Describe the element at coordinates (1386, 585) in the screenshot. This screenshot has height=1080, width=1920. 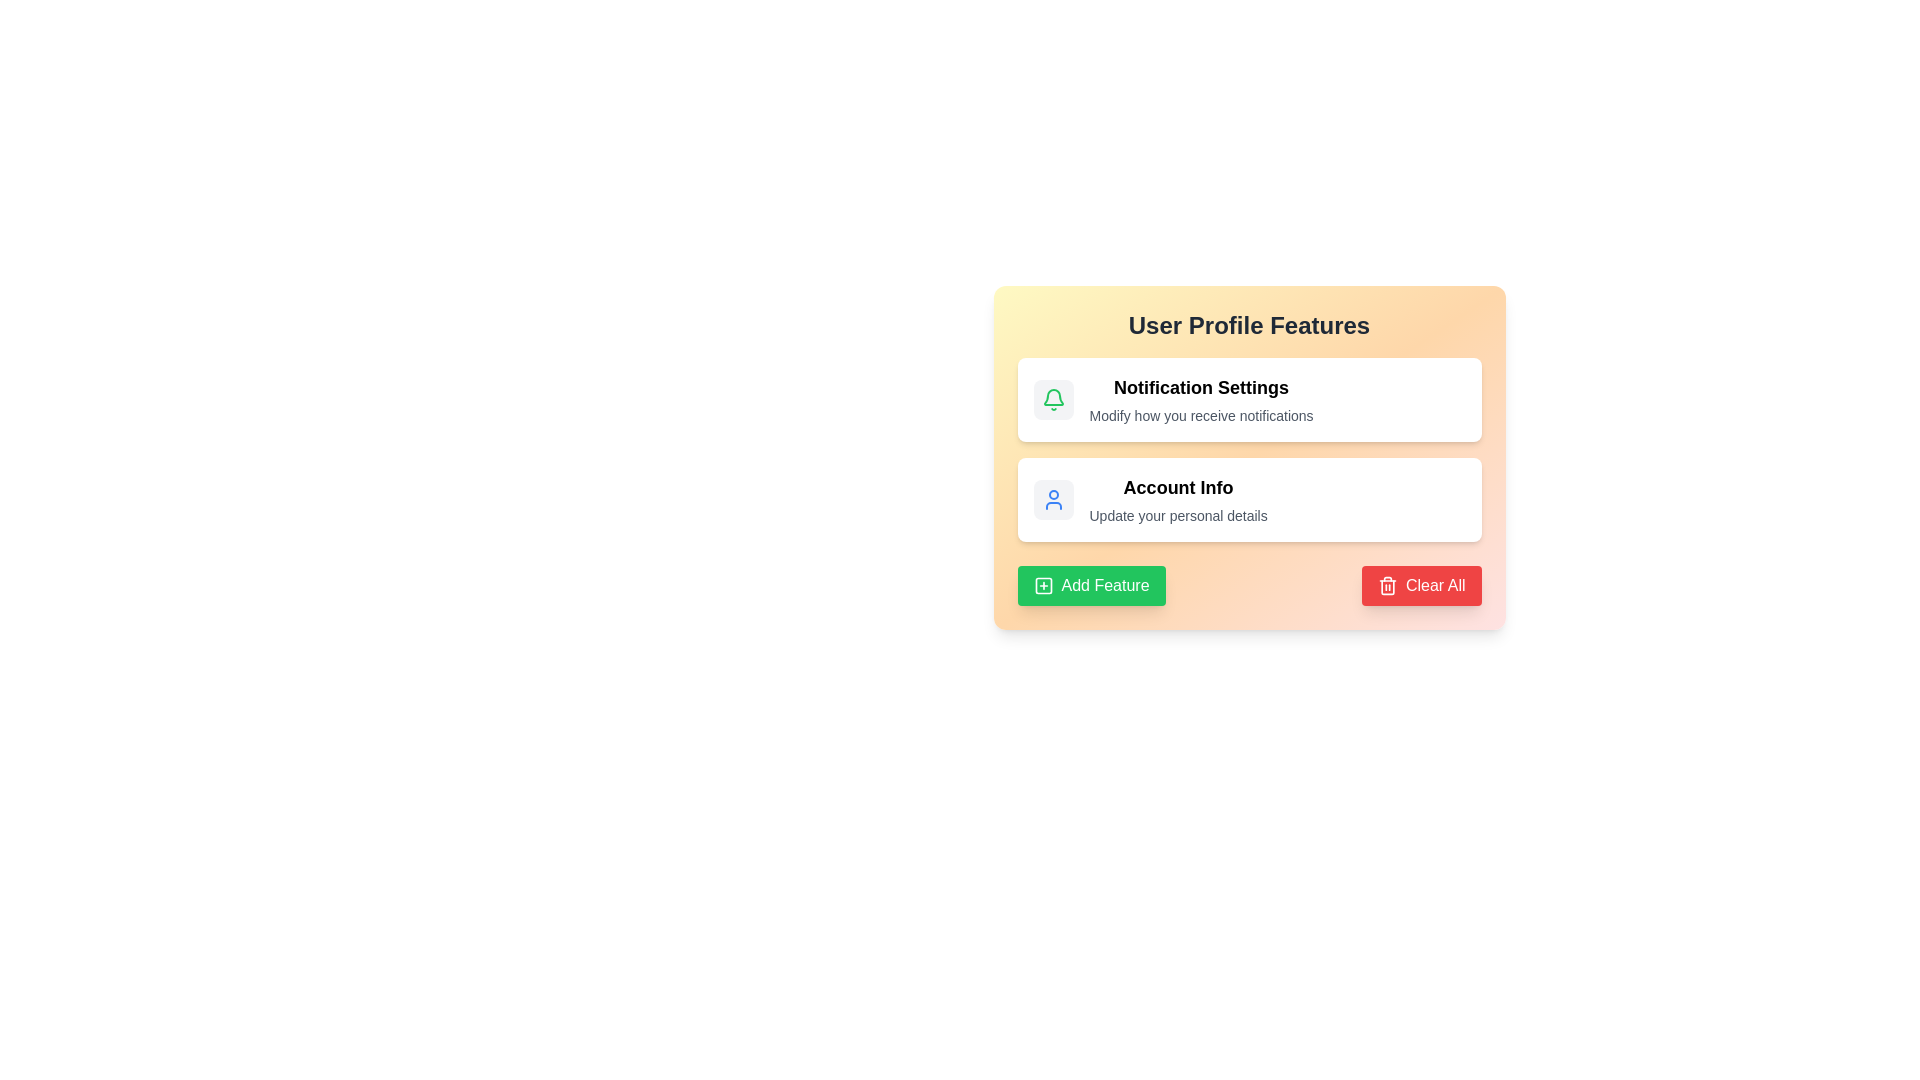
I see `the 'Clear All' icon located on the left side of the button text at the bottom right of the card interface` at that location.